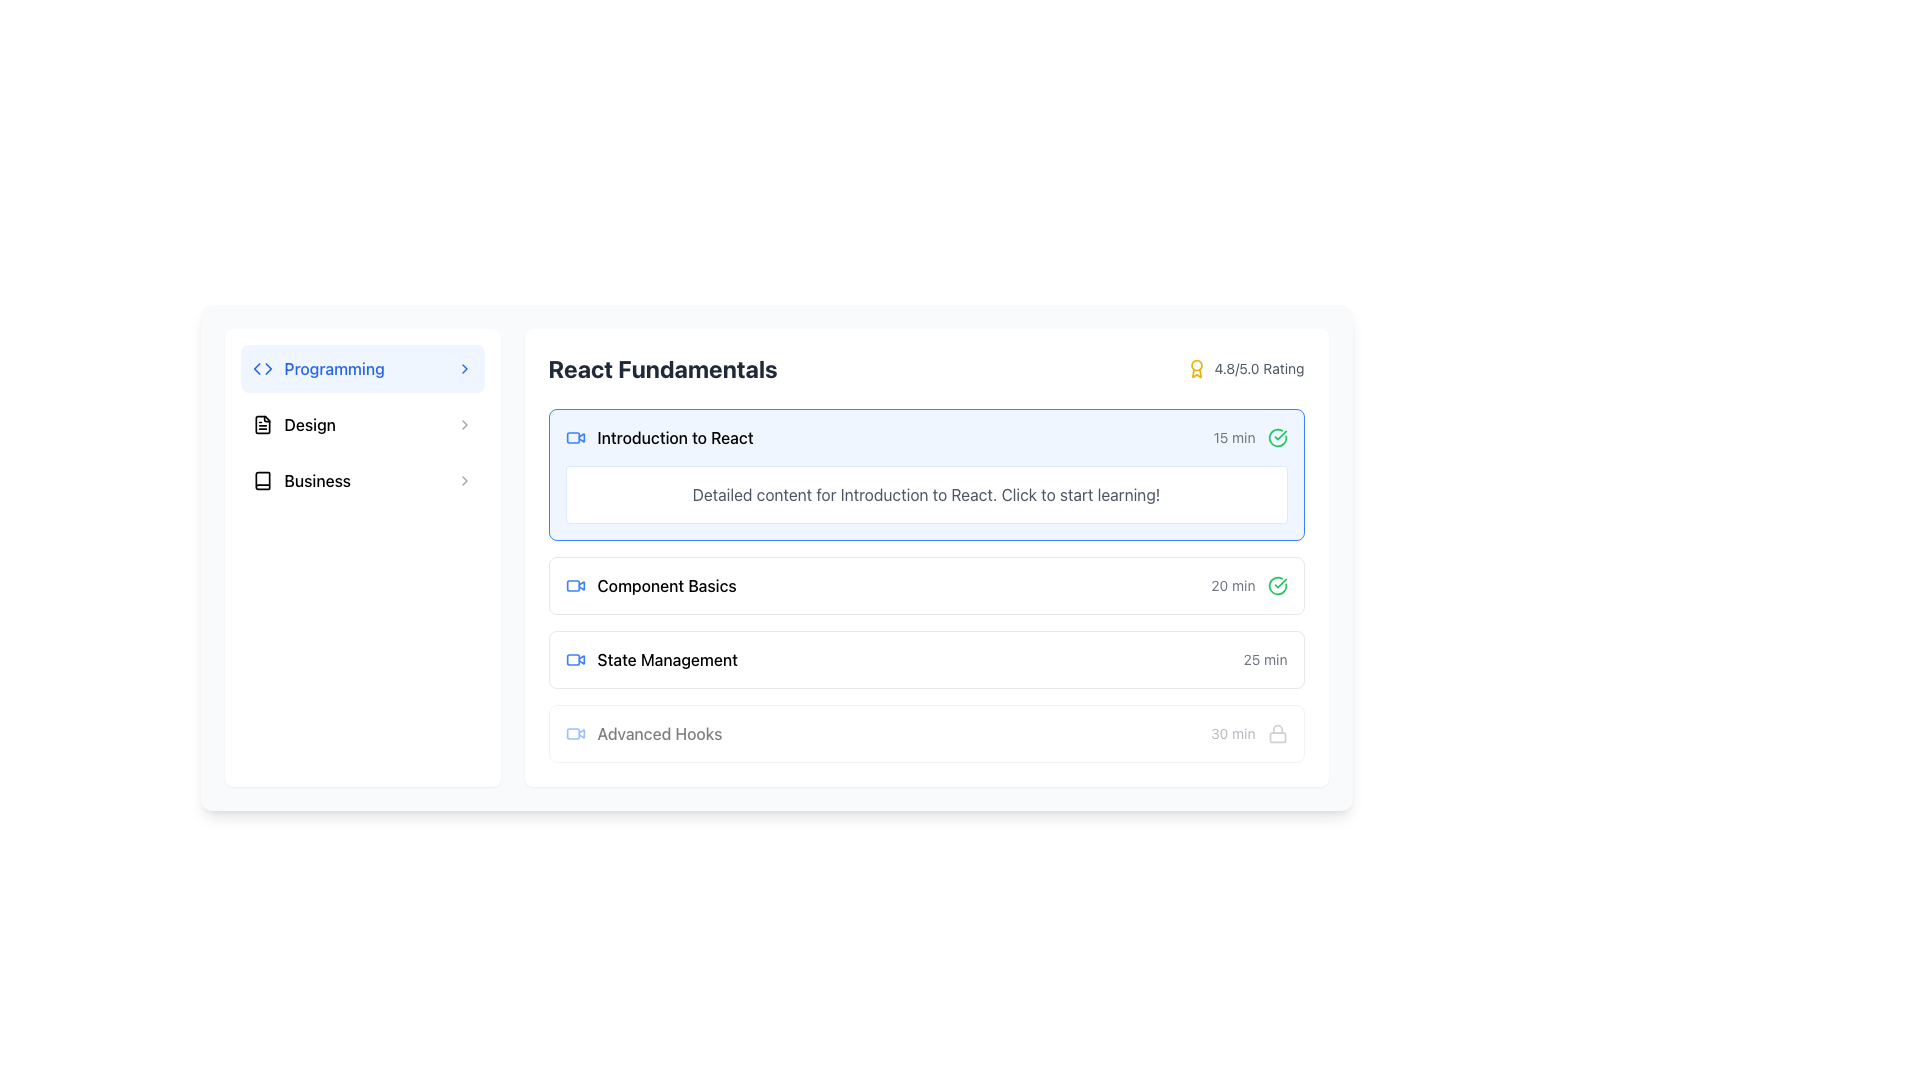 The image size is (1920, 1080). I want to click on the list item titled 'Component Basics', so click(925, 585).